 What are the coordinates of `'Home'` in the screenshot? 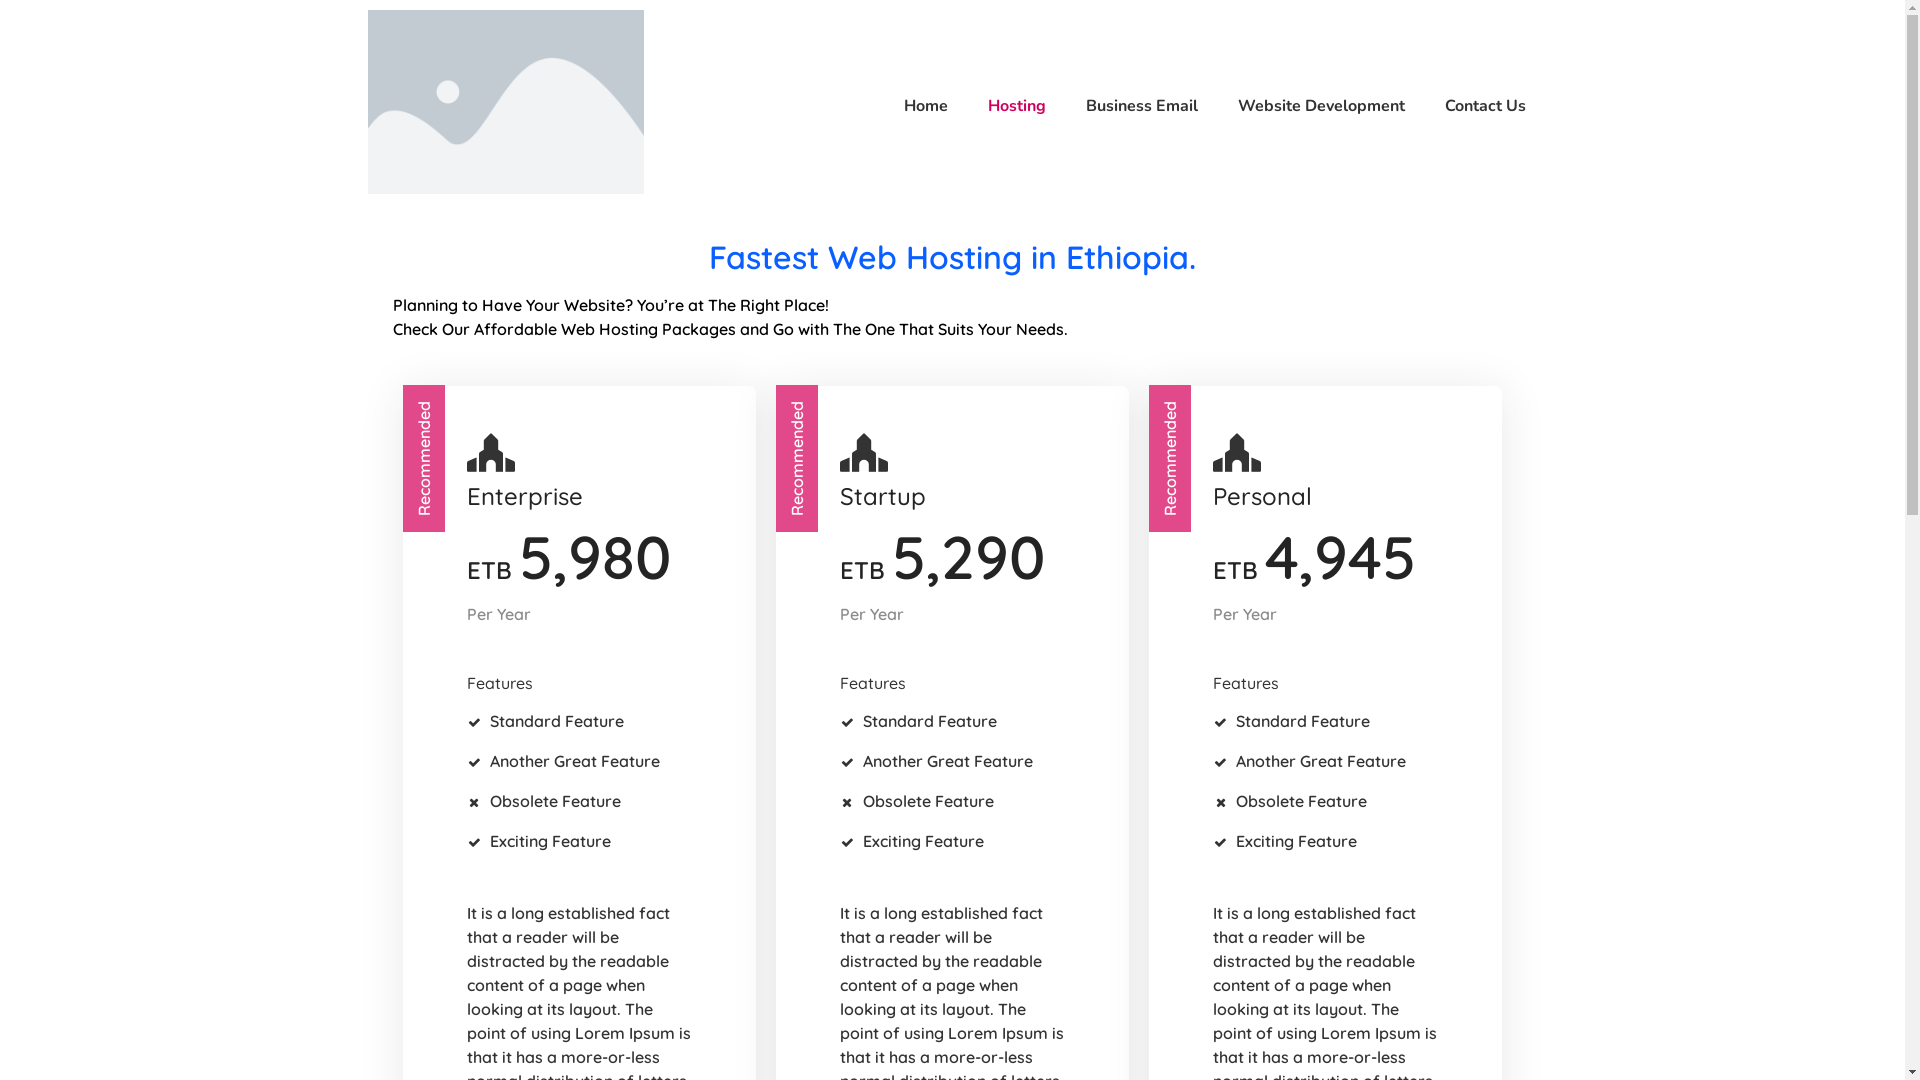 It's located at (915, 105).